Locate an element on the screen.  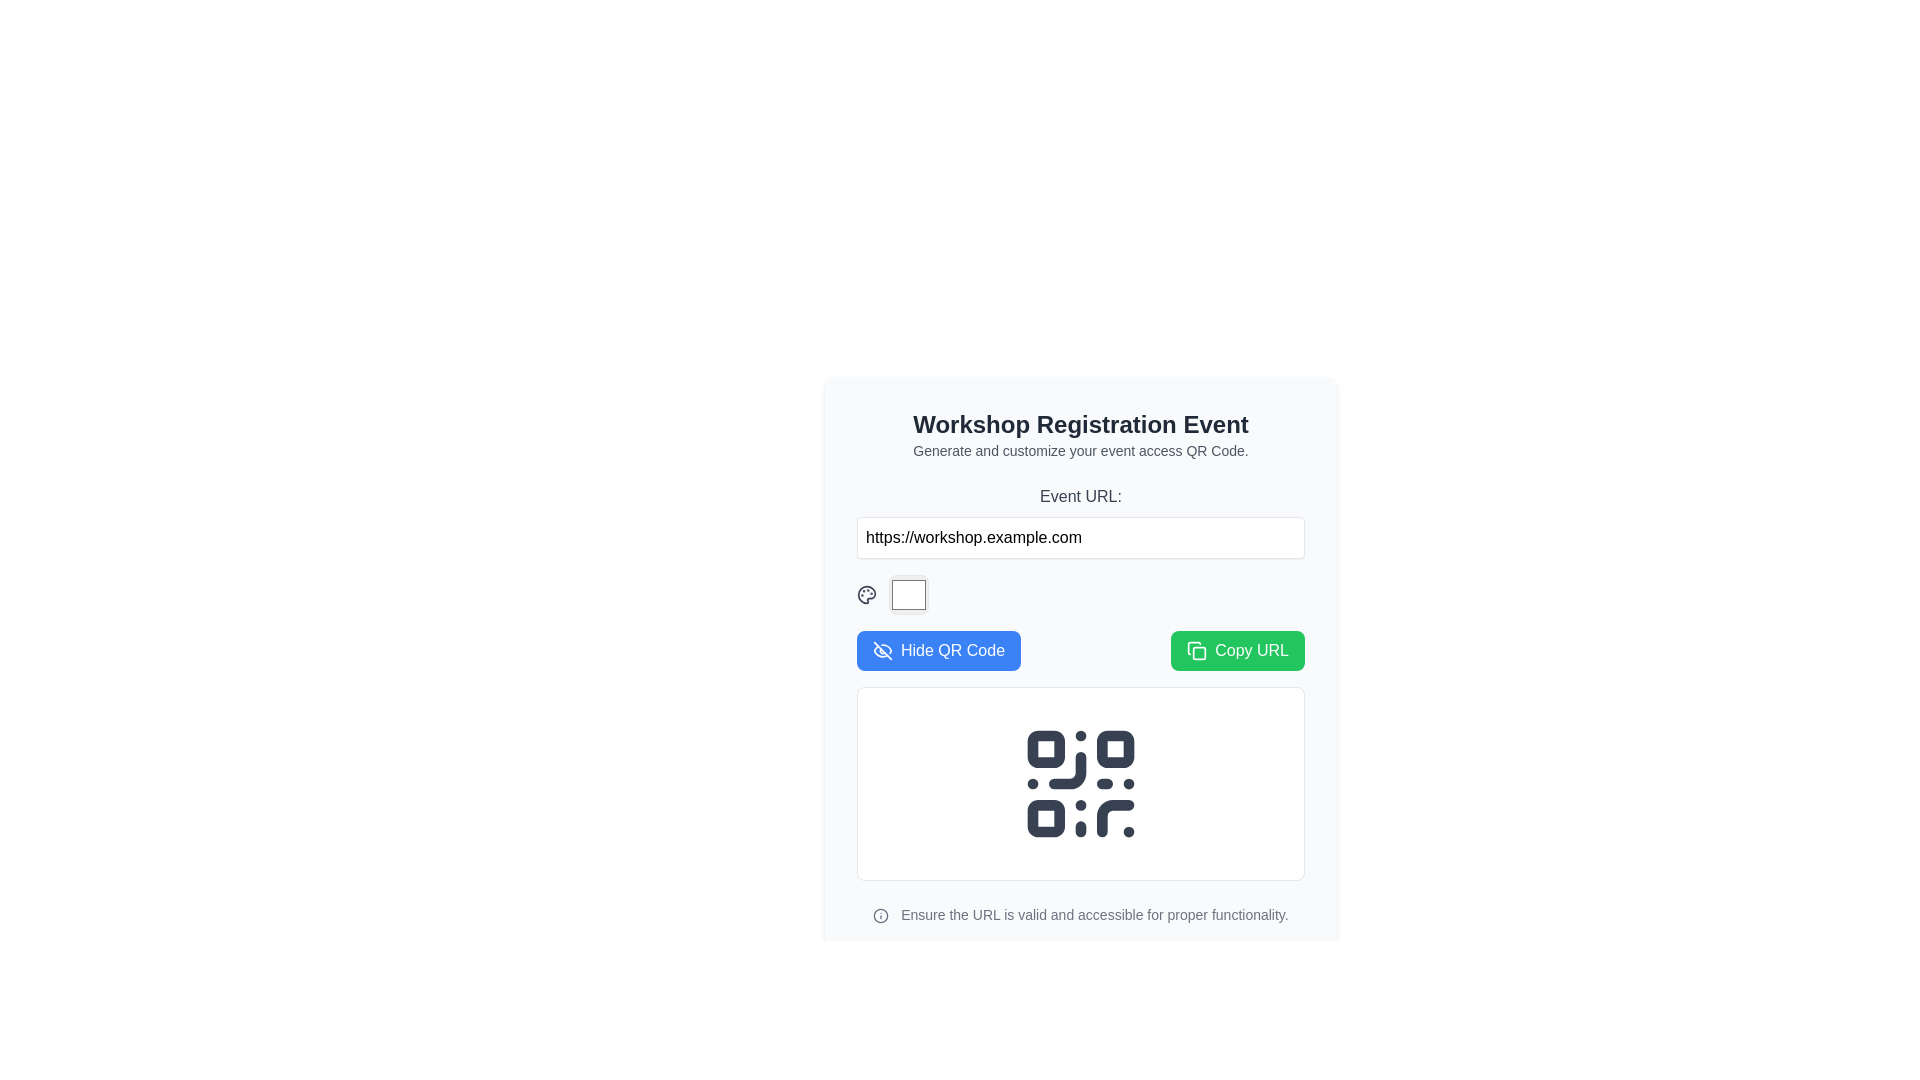
the informational text element that reads 'Ensure the URL is valid and accessible for proper functionality.' which is styled with a small gray font and accompanied by a circular 'i' icon, located at the bottom of the 'Workshop Registration Event' card area is located at coordinates (1079, 914).